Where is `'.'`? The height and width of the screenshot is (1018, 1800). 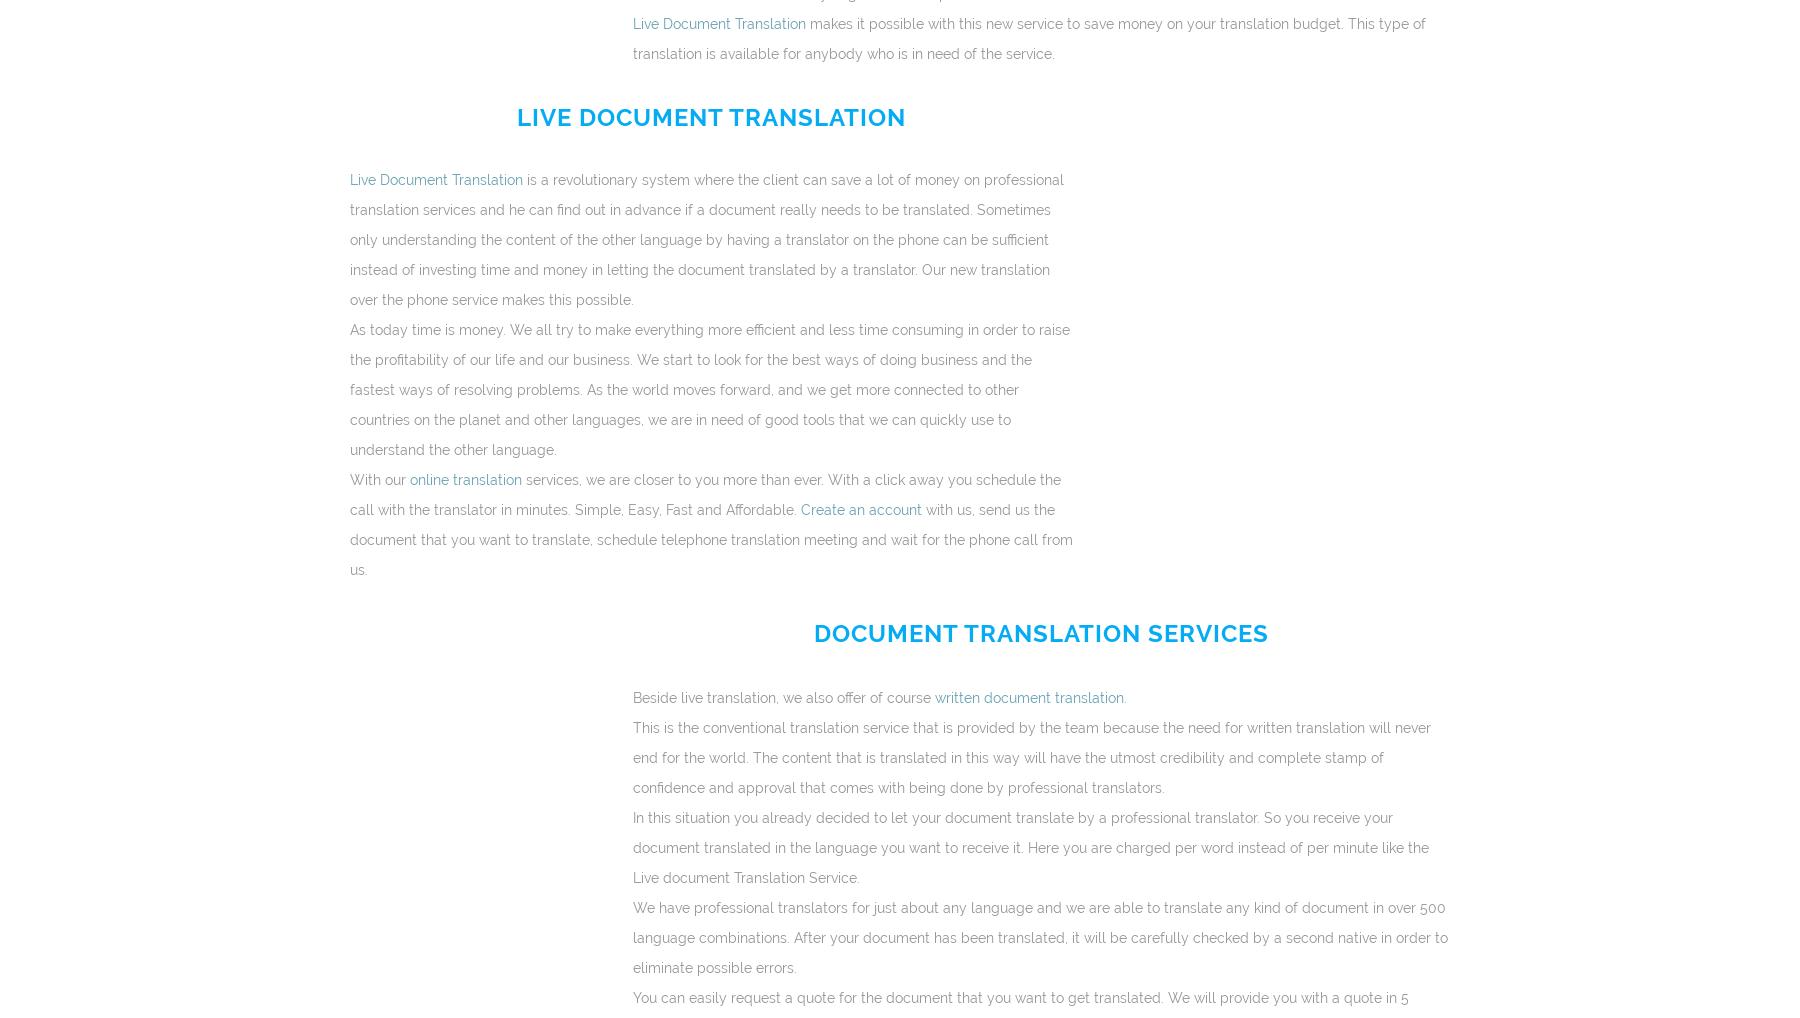 '.' is located at coordinates (1124, 698).